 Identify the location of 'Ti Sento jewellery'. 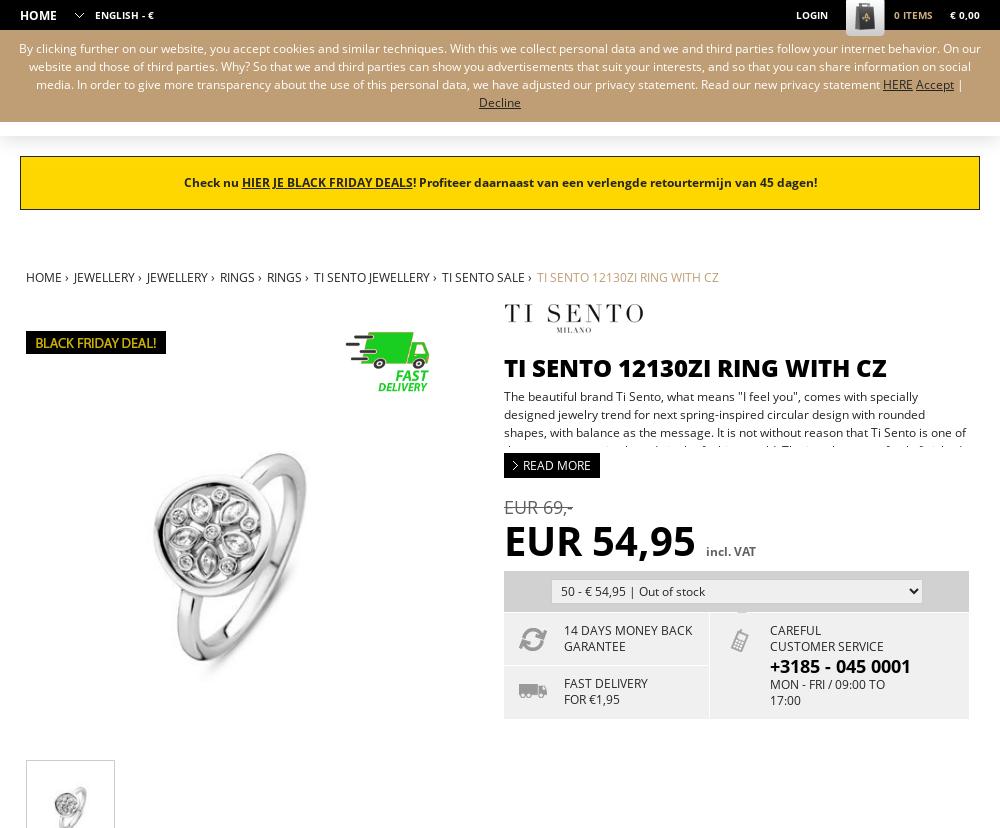
(371, 277).